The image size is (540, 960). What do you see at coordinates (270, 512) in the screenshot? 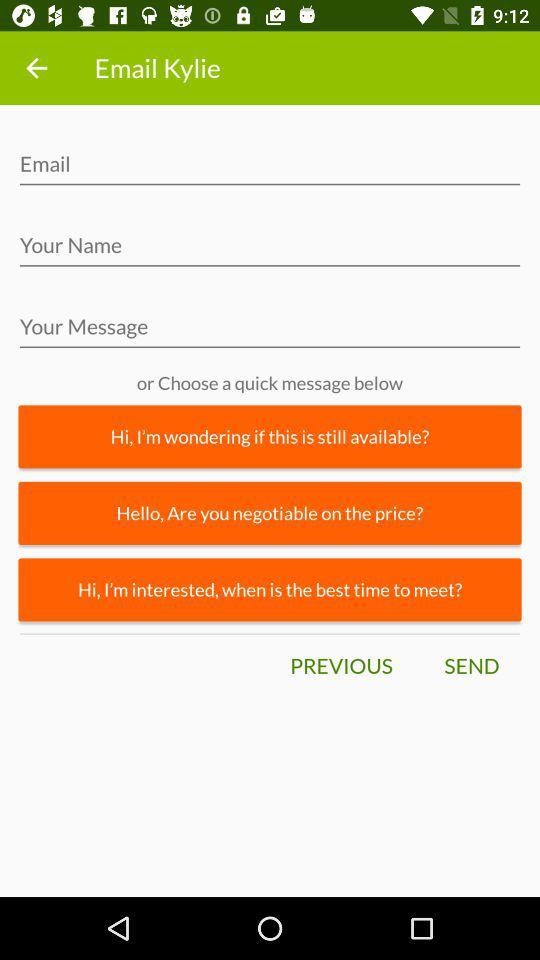
I see `hello are you item` at bounding box center [270, 512].